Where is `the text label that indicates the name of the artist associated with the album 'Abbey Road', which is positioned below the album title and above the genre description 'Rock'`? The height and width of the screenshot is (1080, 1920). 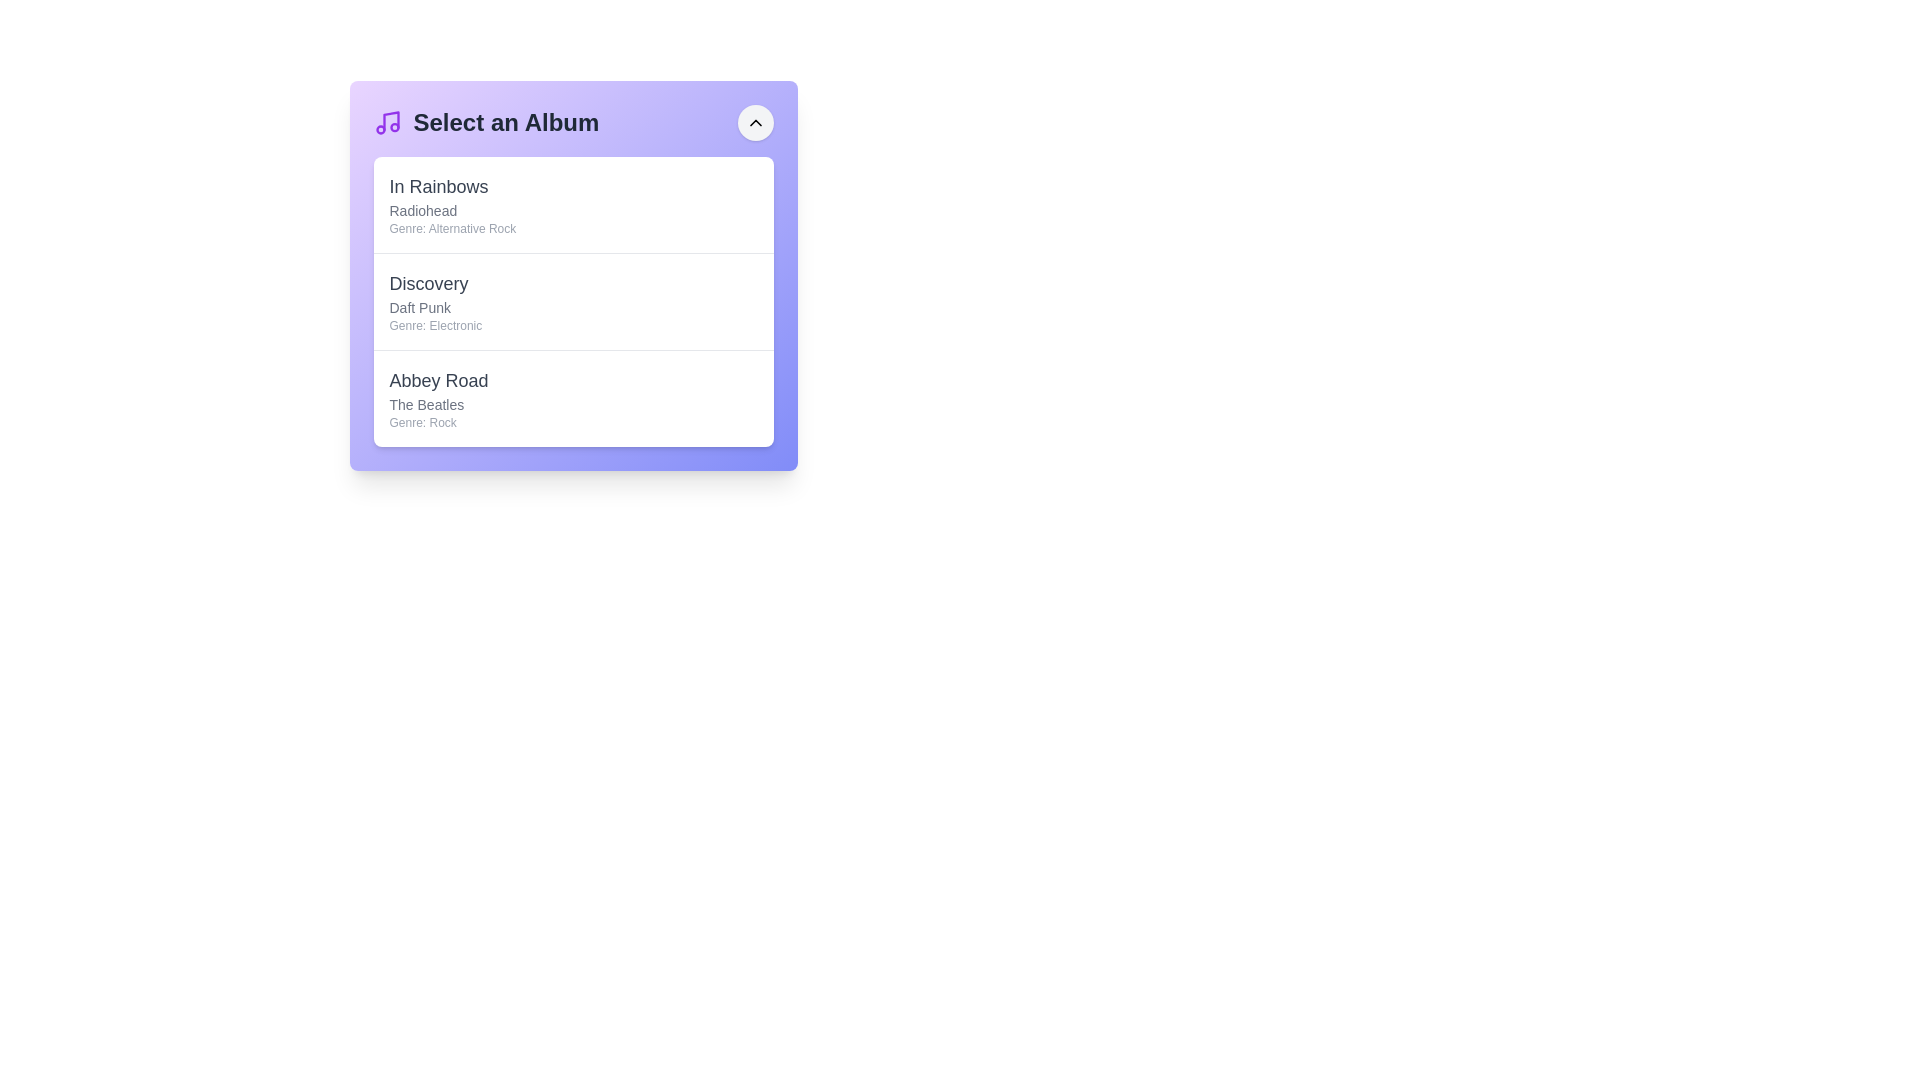
the text label that indicates the name of the artist associated with the album 'Abbey Road', which is positioned below the album title and above the genre description 'Rock' is located at coordinates (438, 405).